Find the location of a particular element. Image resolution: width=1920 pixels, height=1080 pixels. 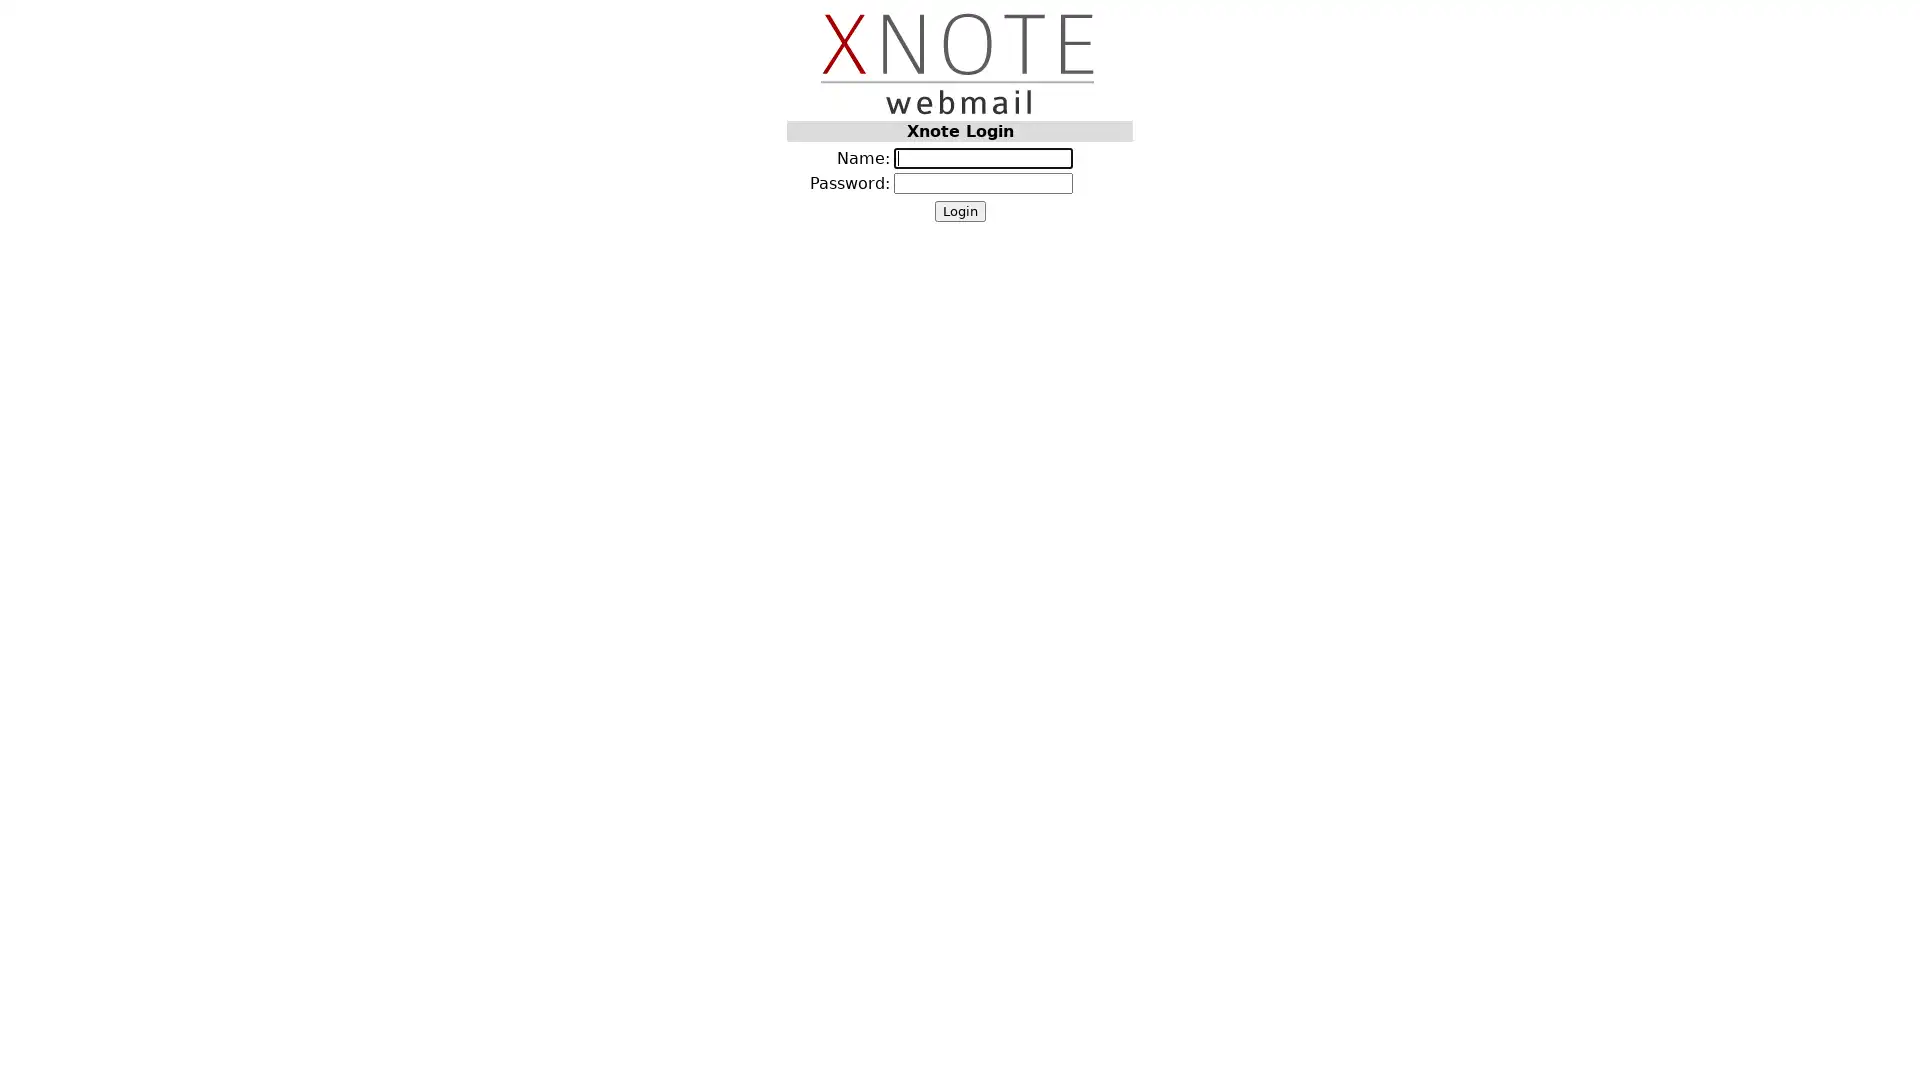

Login is located at coordinates (958, 211).